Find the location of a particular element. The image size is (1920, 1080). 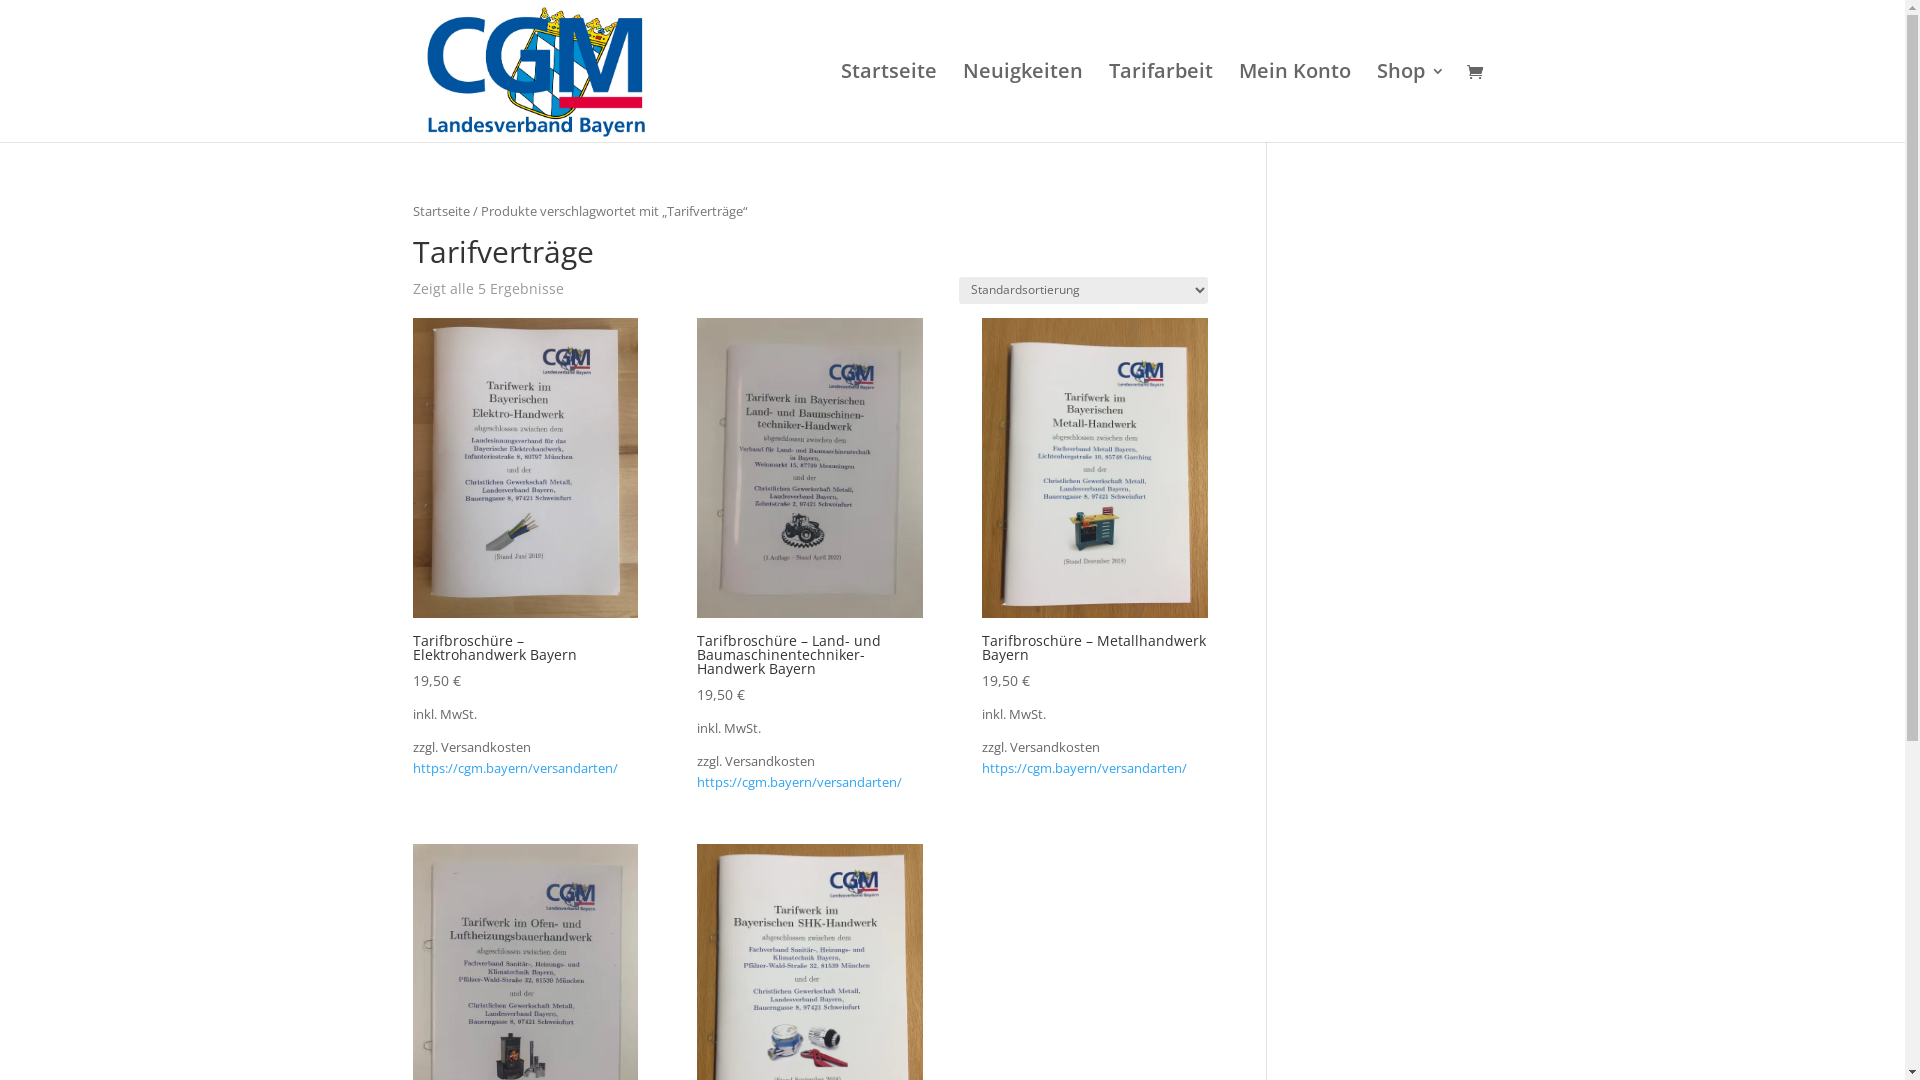

'Mein Konto' is located at coordinates (1294, 103).